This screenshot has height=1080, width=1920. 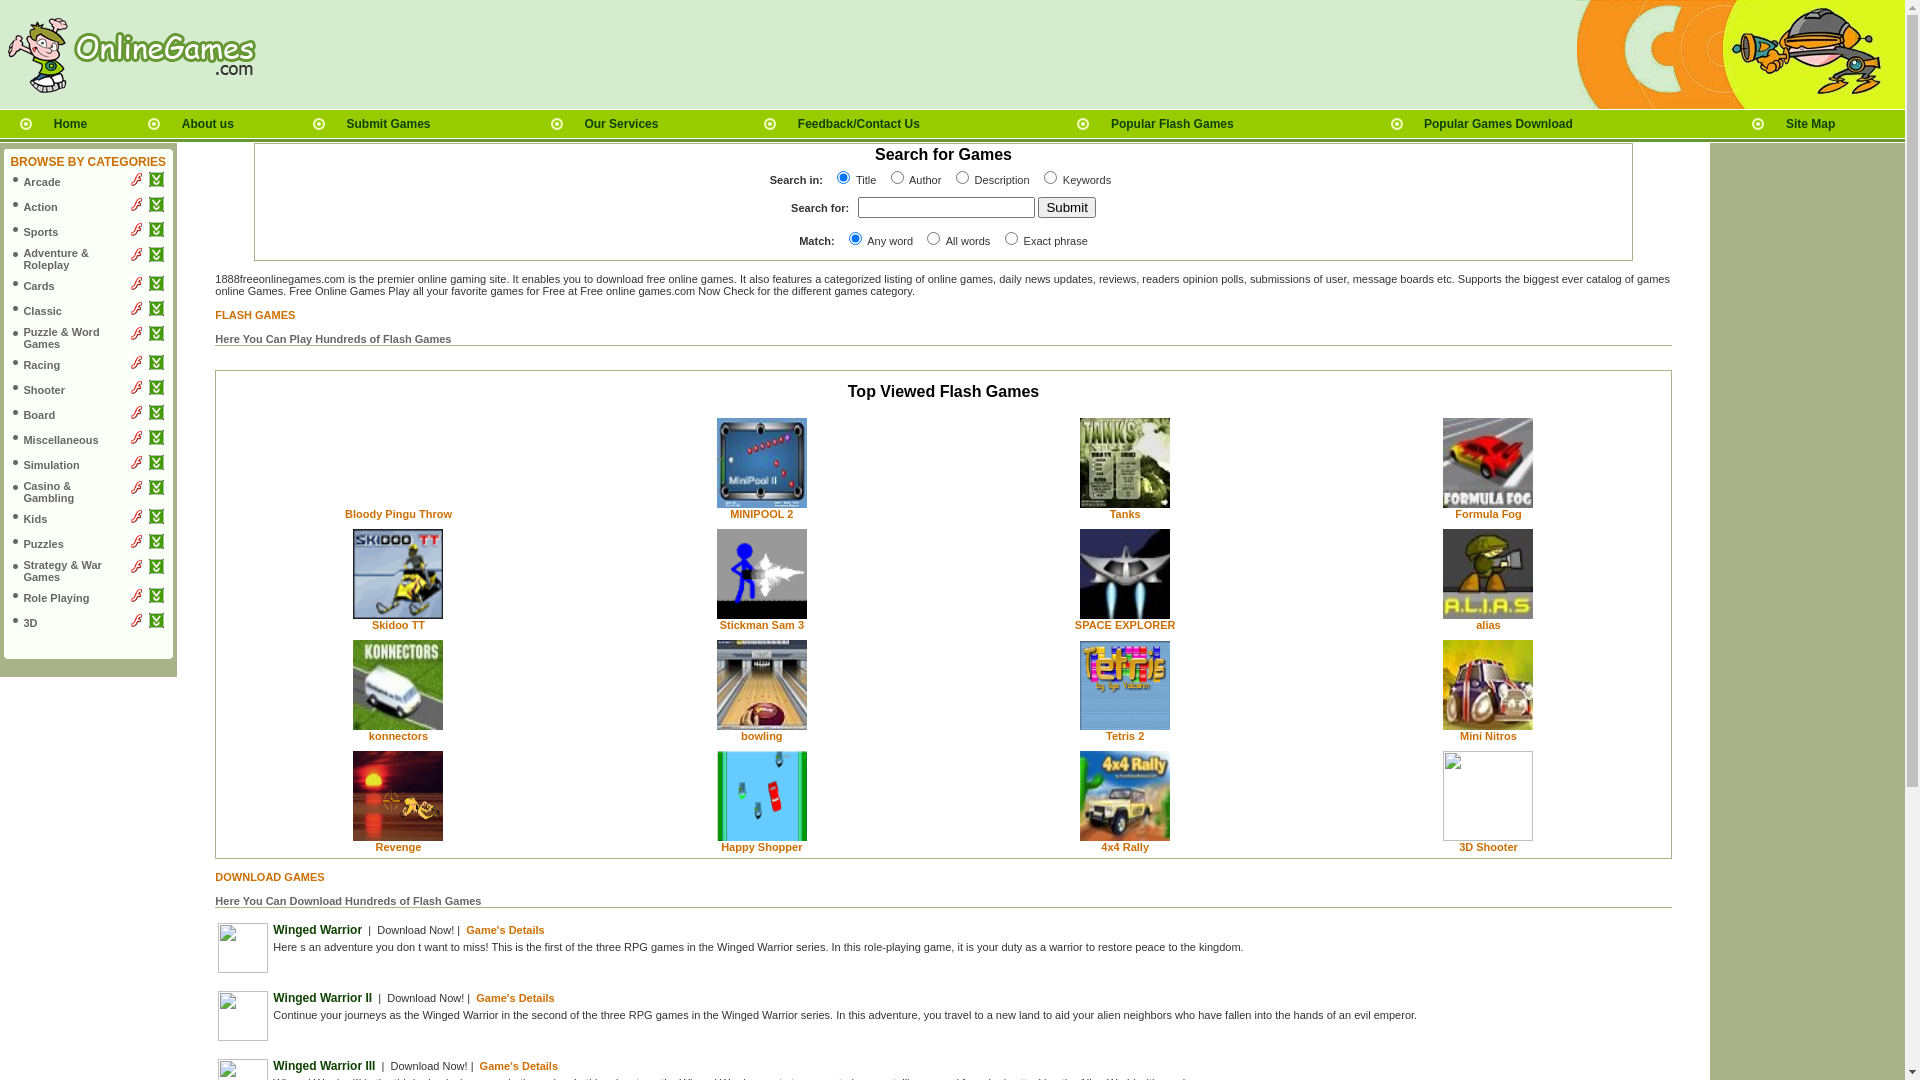 I want to click on 'Play Sports Flash Games', so click(x=128, y=231).